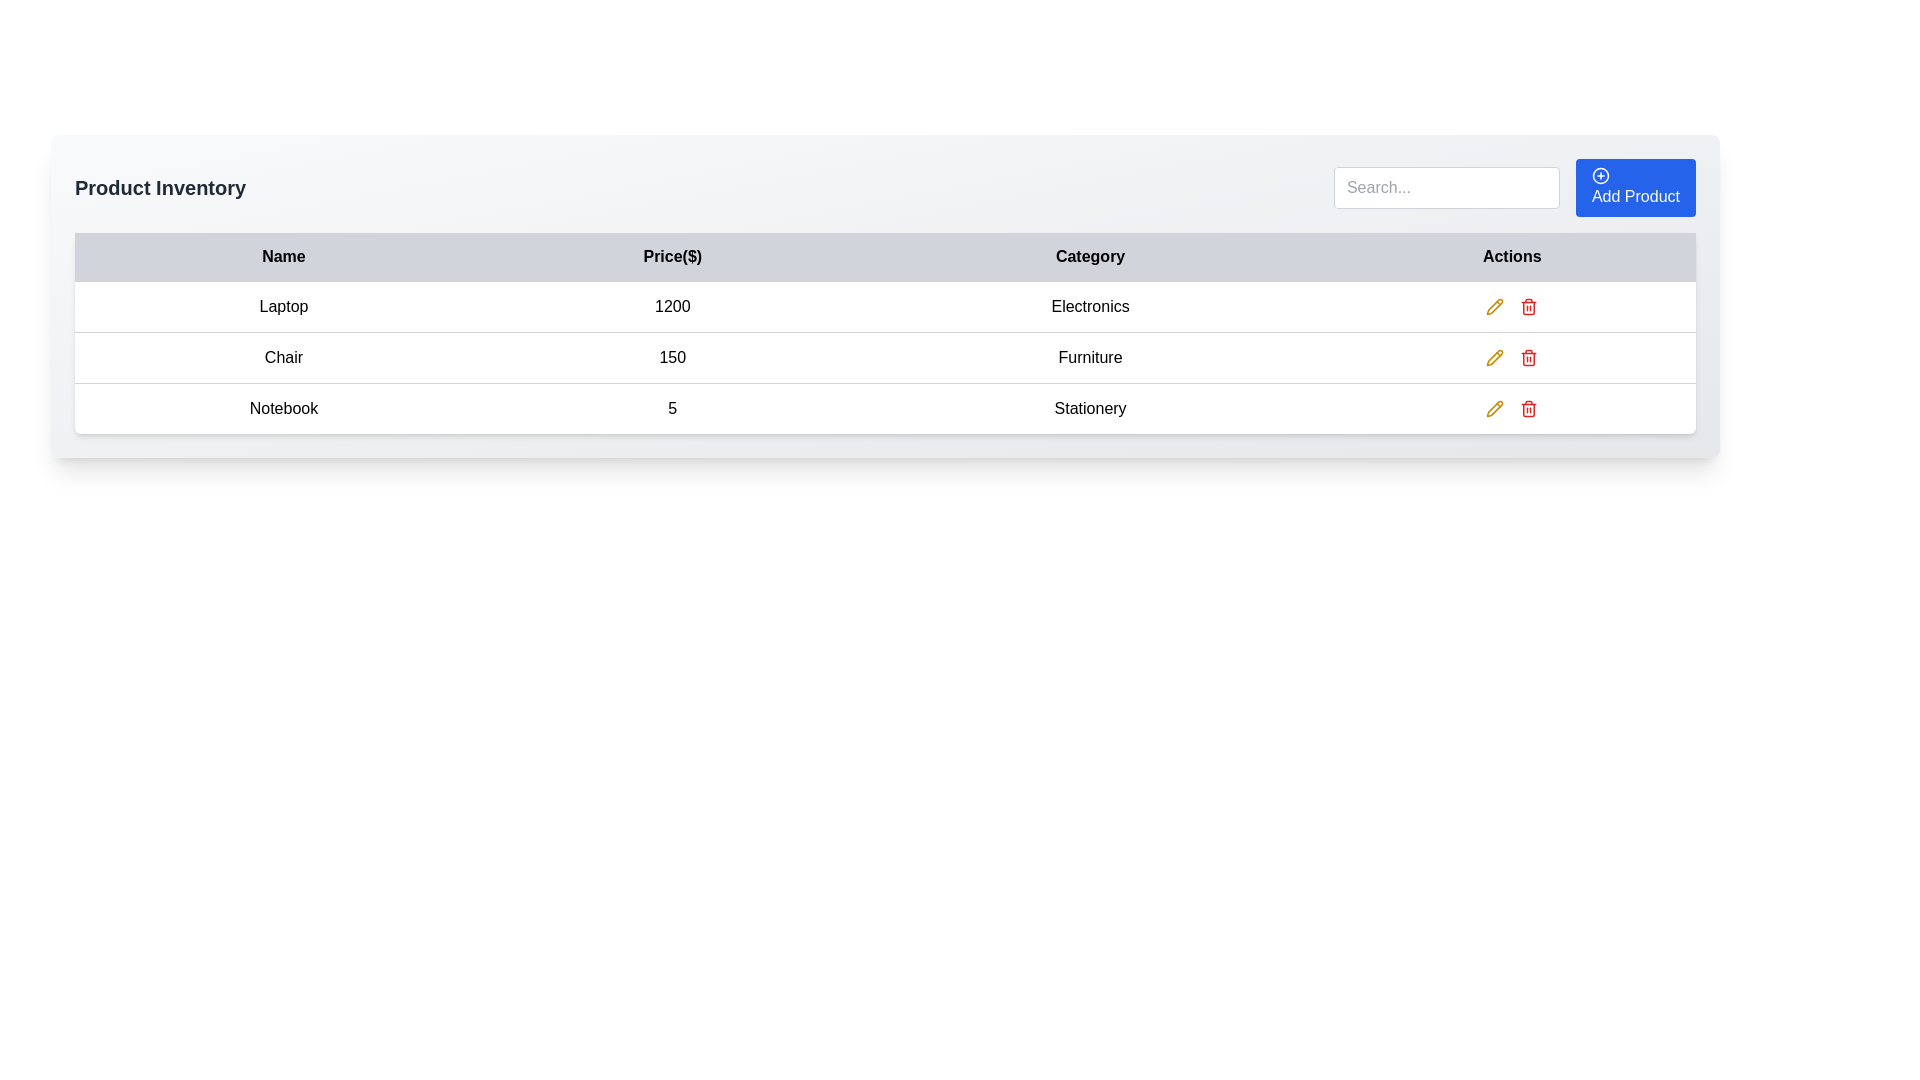 This screenshot has height=1080, width=1920. What do you see at coordinates (672, 307) in the screenshot?
I see `the text element displaying the value '1200' under the column header 'Price($)' in the first row of the table` at bounding box center [672, 307].